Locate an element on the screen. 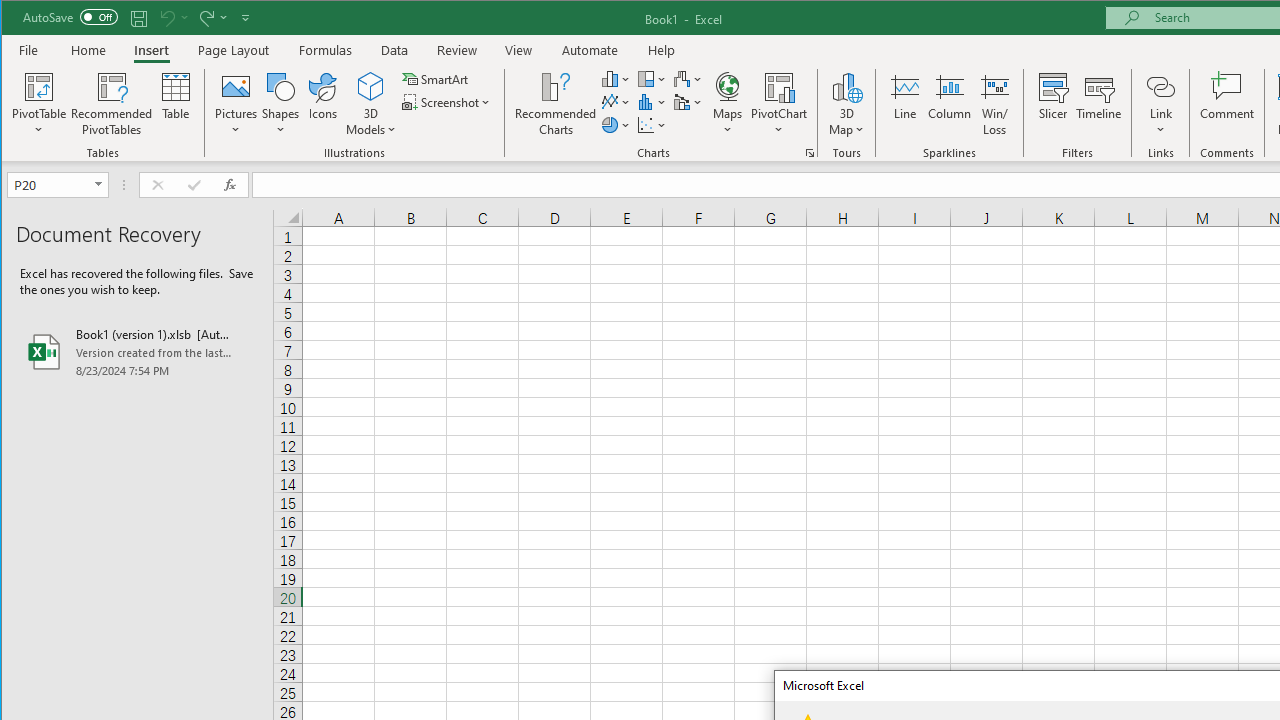  'PivotTable' is located at coordinates (39, 104).